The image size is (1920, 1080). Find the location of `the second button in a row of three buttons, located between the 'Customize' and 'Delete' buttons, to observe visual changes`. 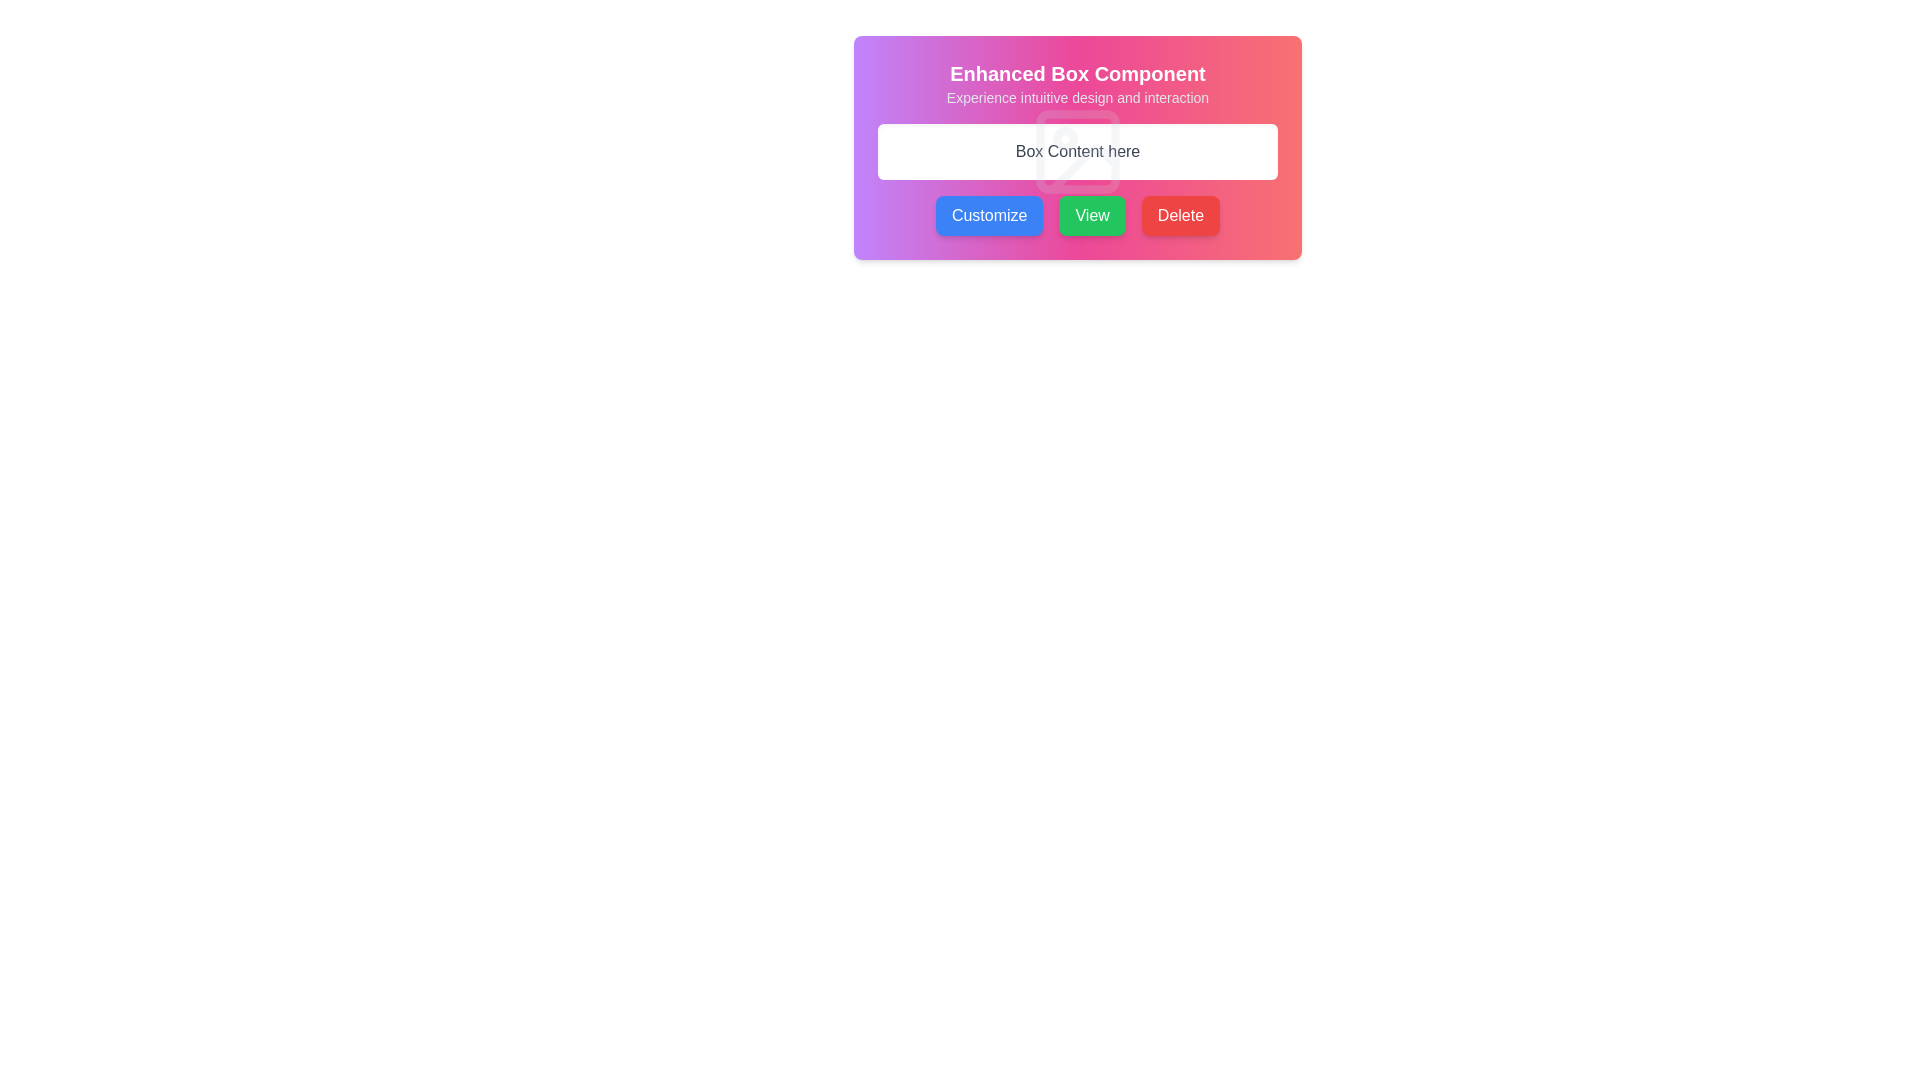

the second button in a row of three buttons, located between the 'Customize' and 'Delete' buttons, to observe visual changes is located at coordinates (1077, 216).